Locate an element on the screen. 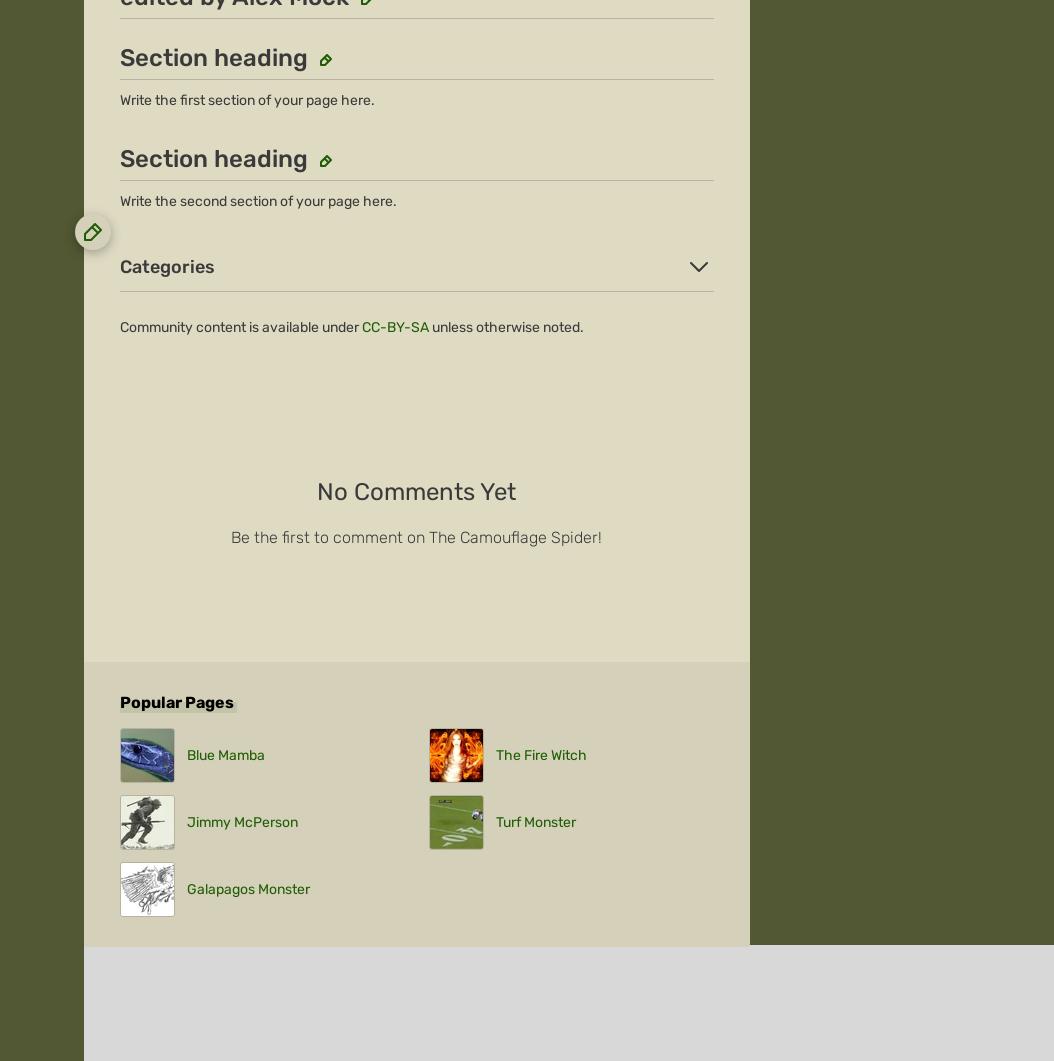 The width and height of the screenshot is (1054, 1061). 'Fictspedia Wiki is a FANDOM Lifestyle Community.' is located at coordinates (415, 892).